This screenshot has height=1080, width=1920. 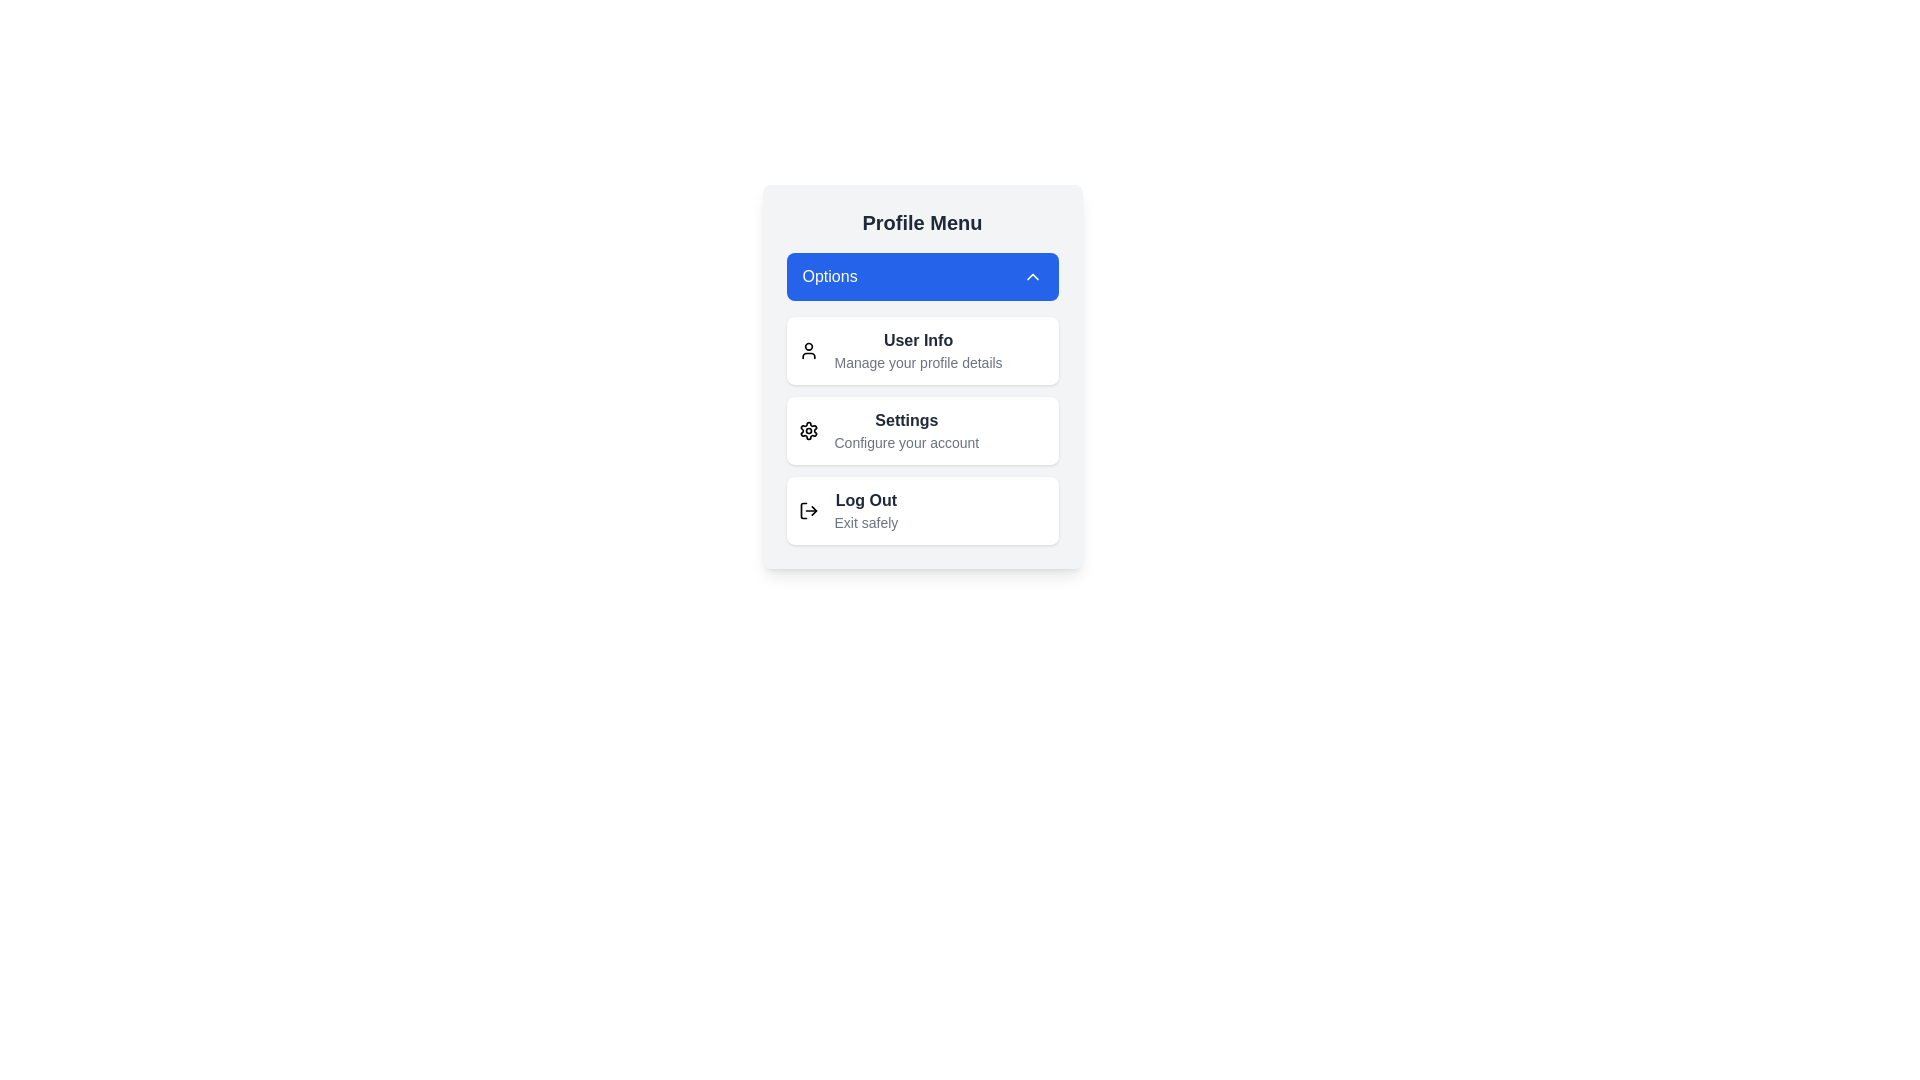 What do you see at coordinates (921, 509) in the screenshot?
I see `the menu option Log Out from the list` at bounding box center [921, 509].